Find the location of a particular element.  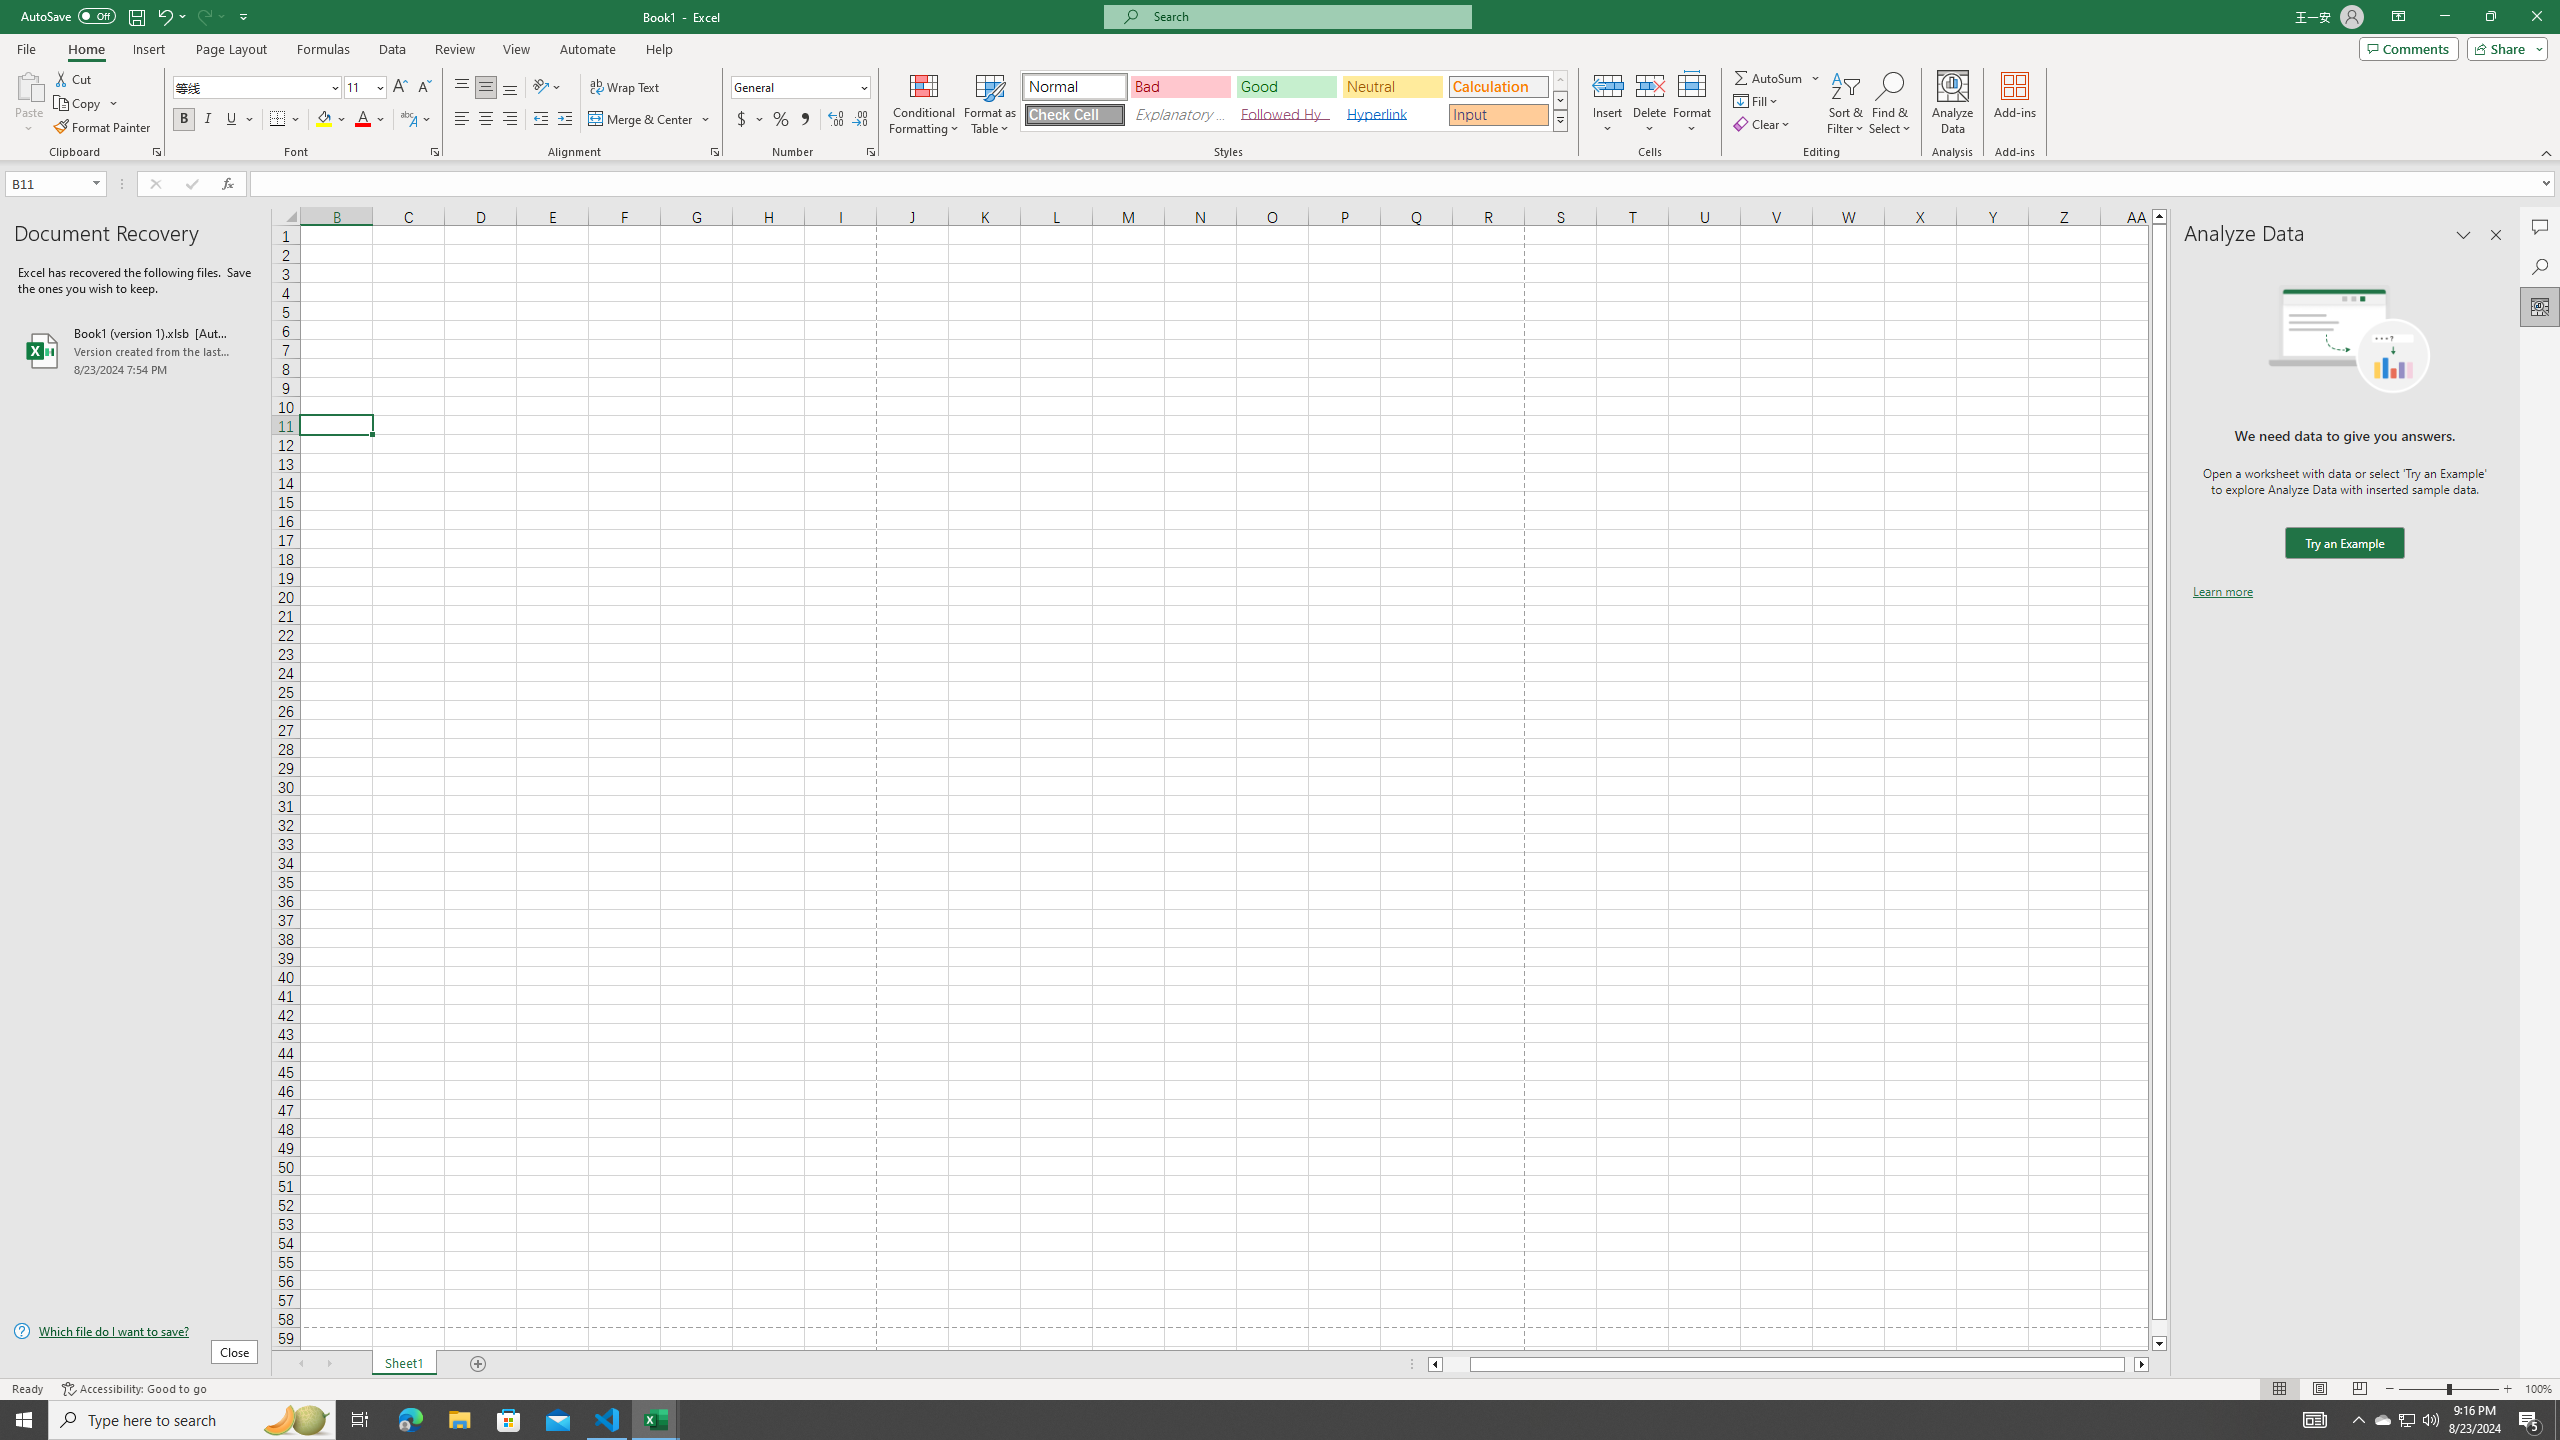

'Learn more' is located at coordinates (2222, 590).